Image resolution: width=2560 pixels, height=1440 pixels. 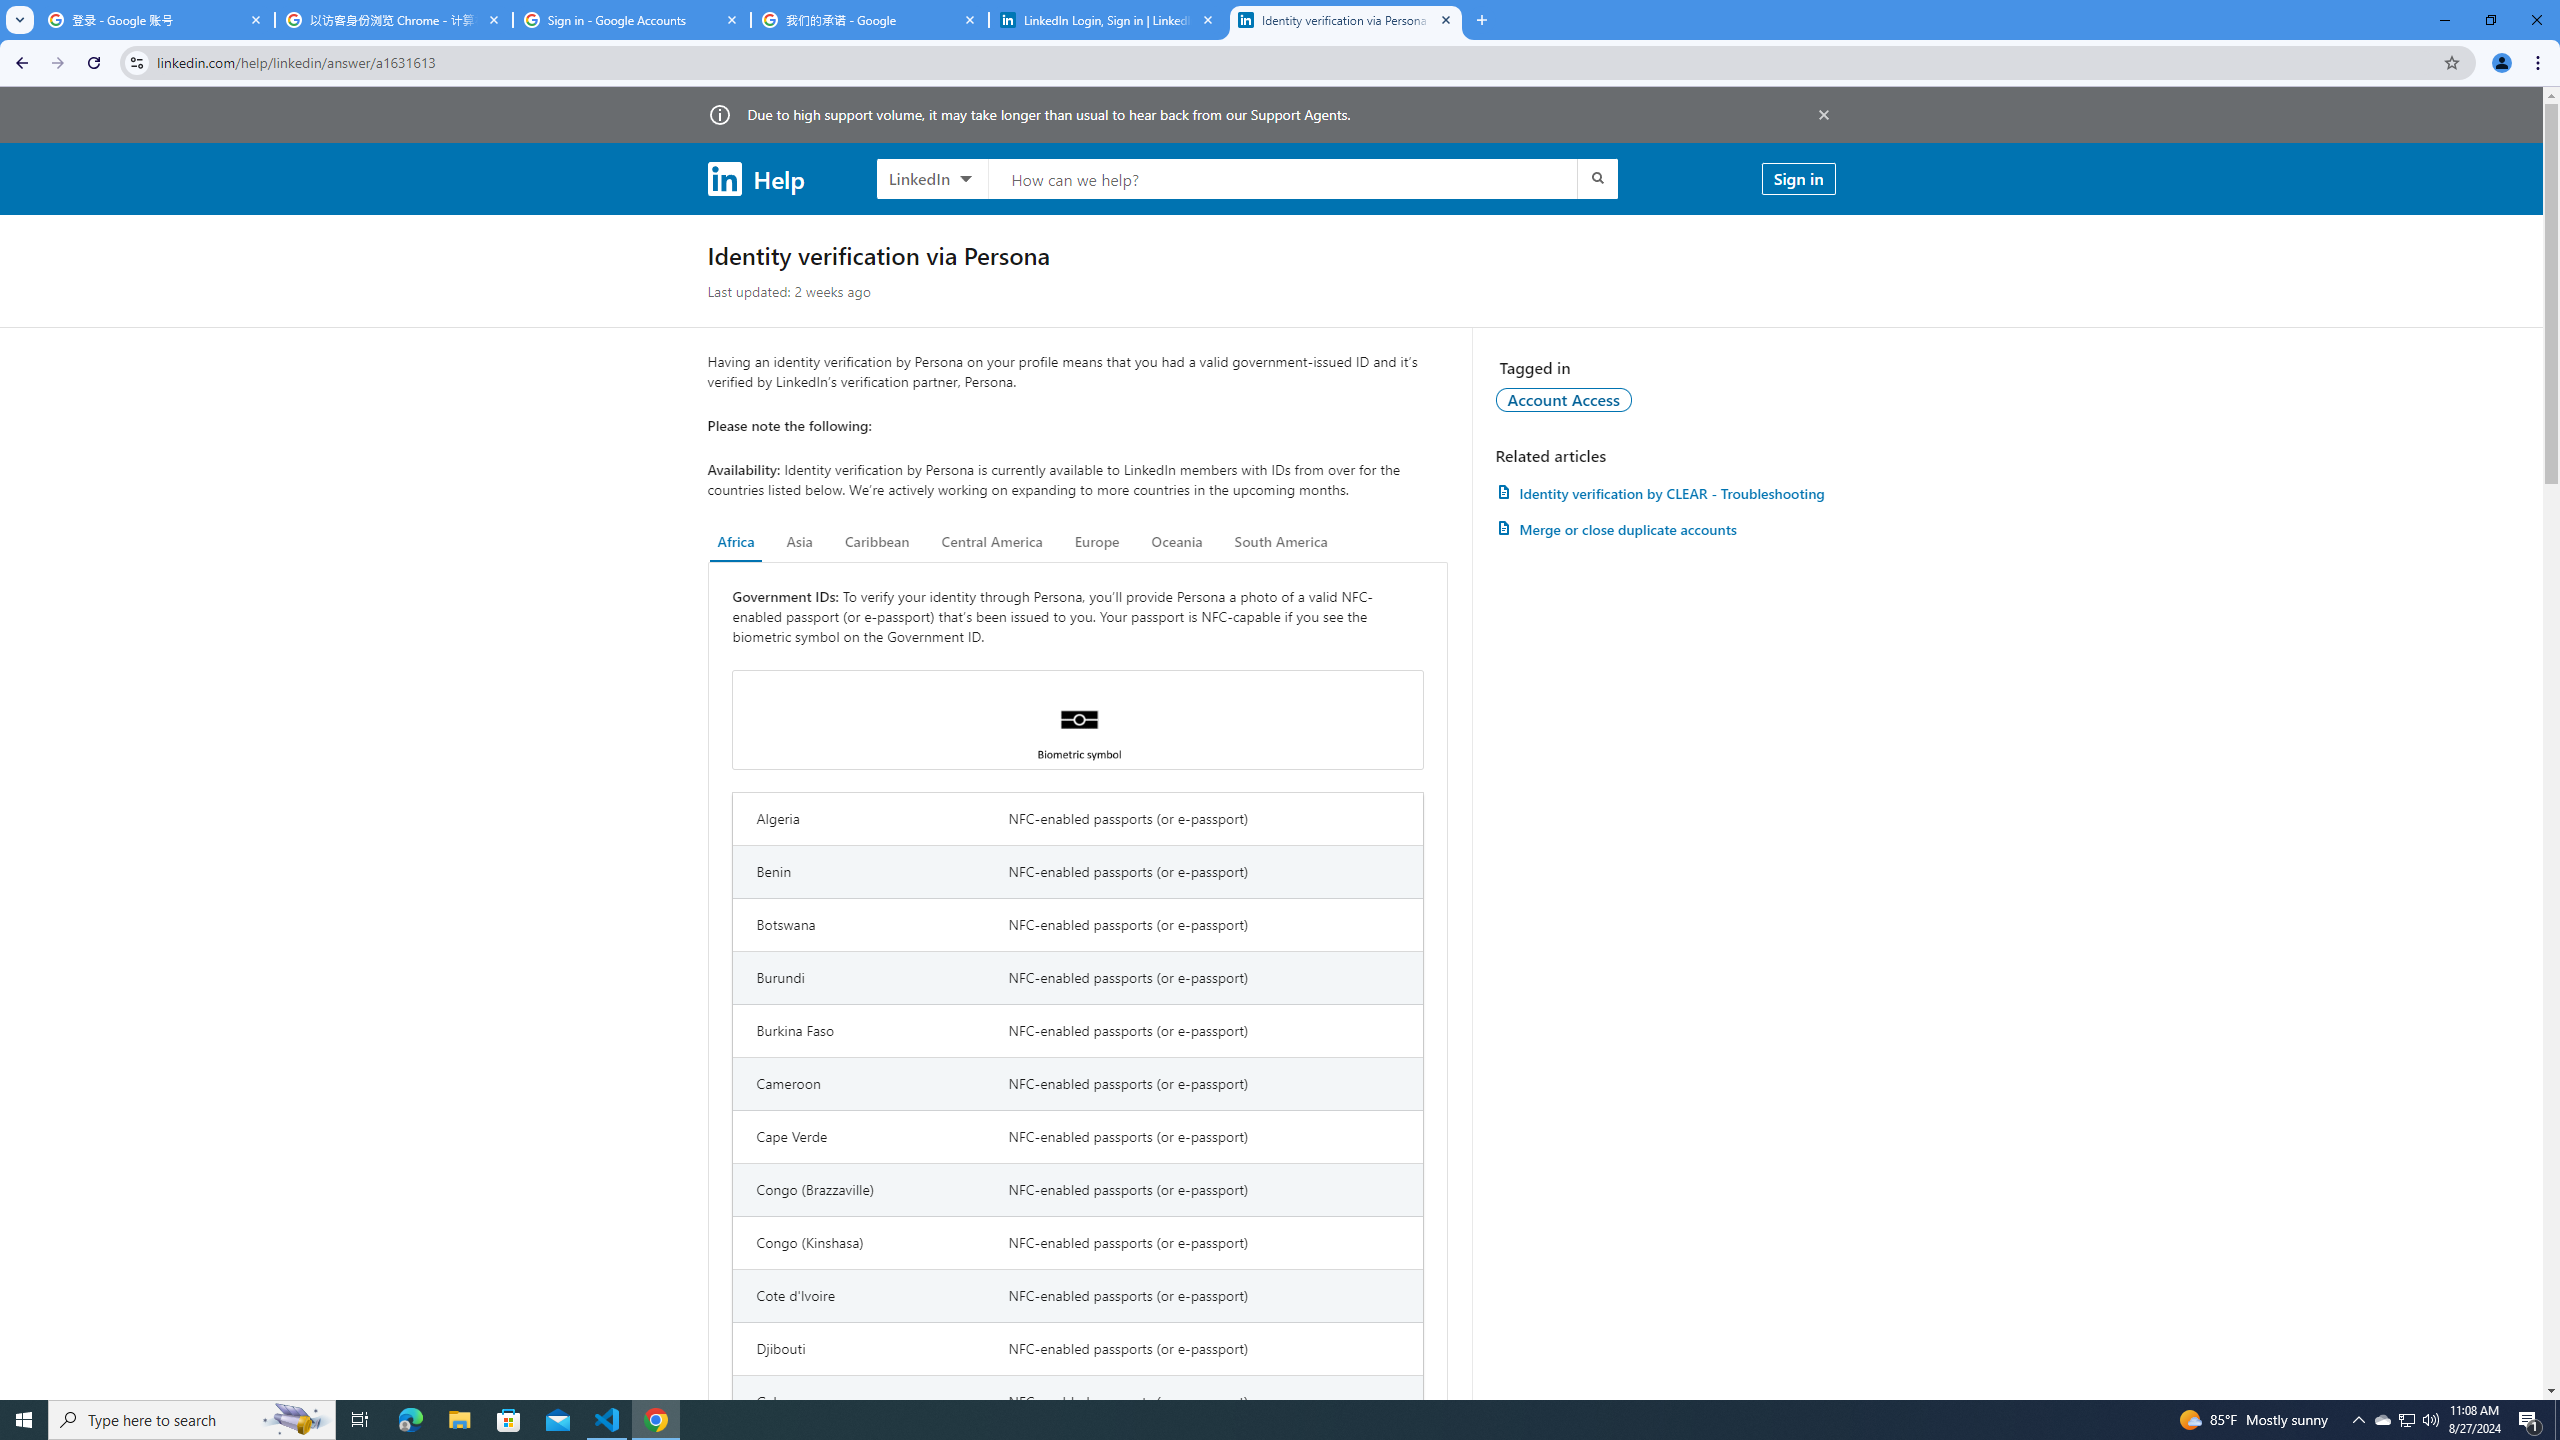 I want to click on 'Submit search', so click(x=1597, y=177).